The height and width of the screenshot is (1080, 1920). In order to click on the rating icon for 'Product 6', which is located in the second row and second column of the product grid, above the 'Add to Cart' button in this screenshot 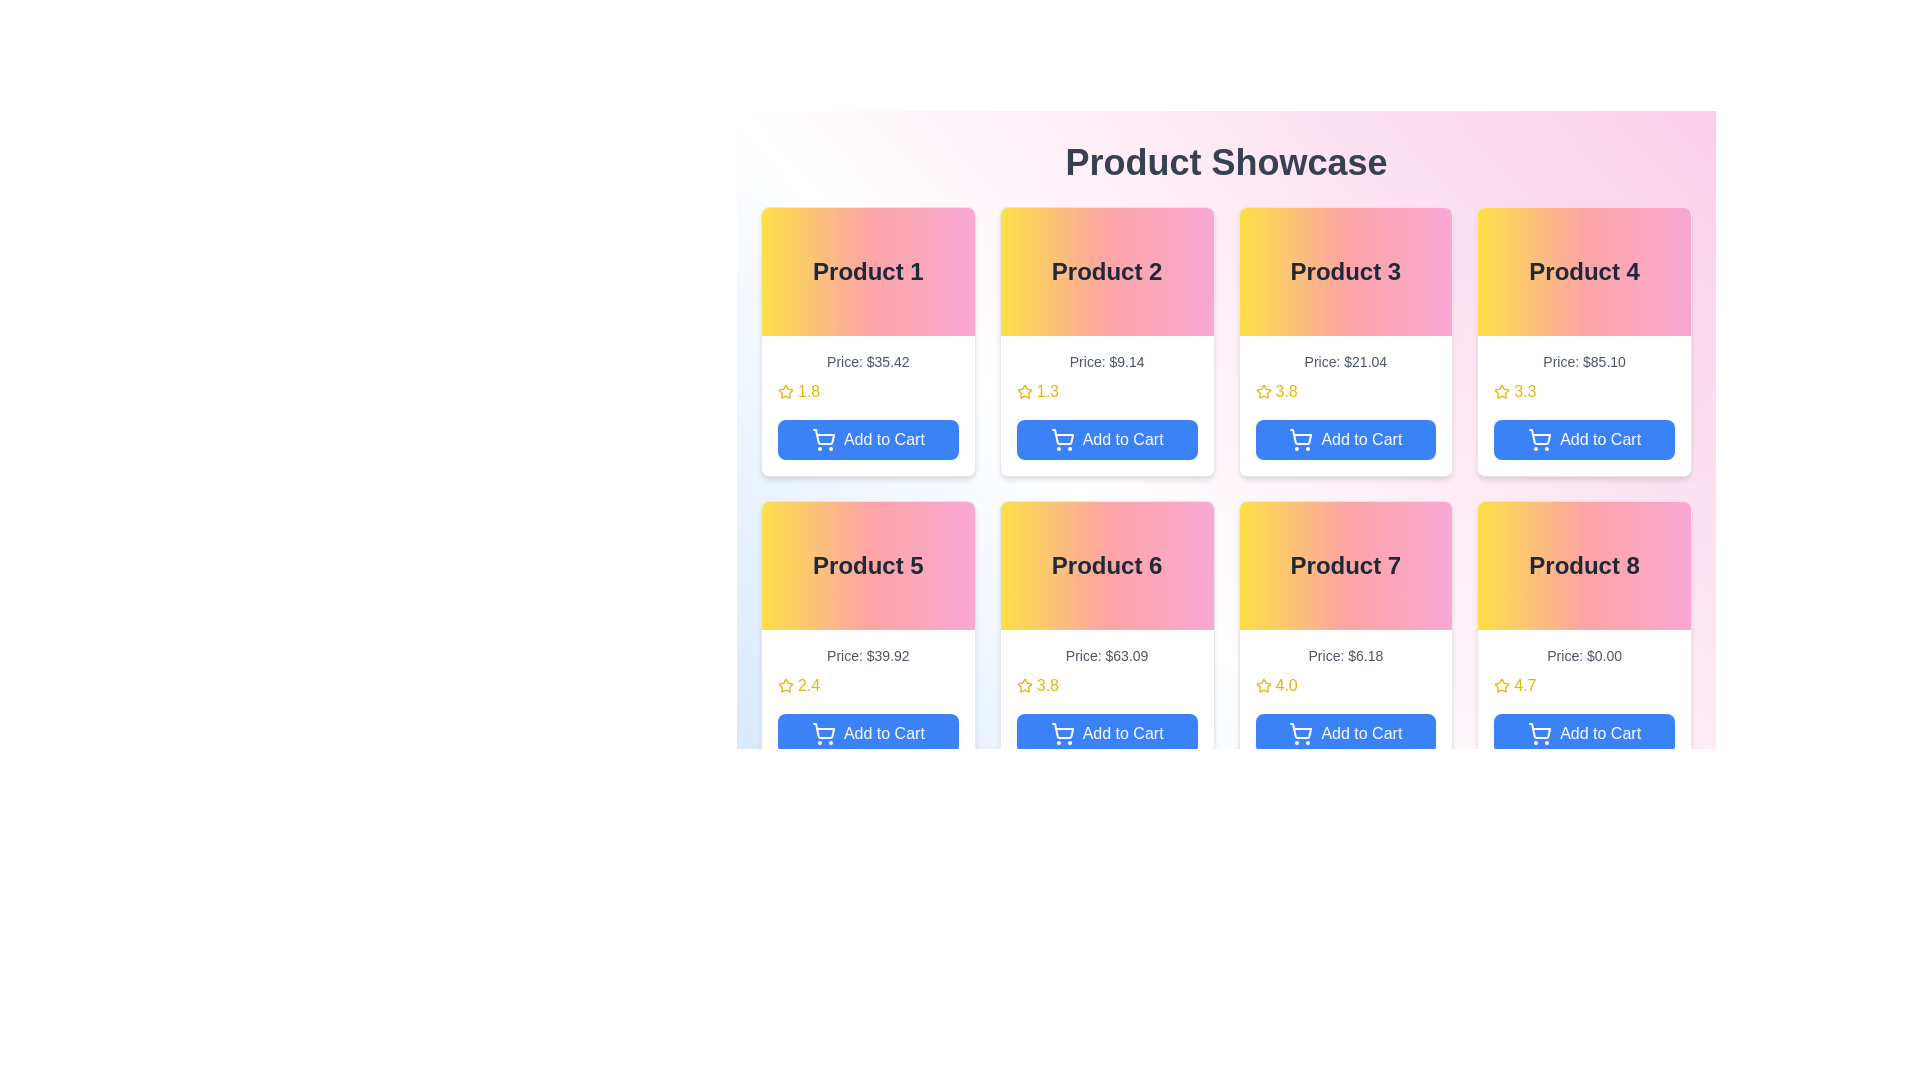, I will do `click(1024, 684)`.